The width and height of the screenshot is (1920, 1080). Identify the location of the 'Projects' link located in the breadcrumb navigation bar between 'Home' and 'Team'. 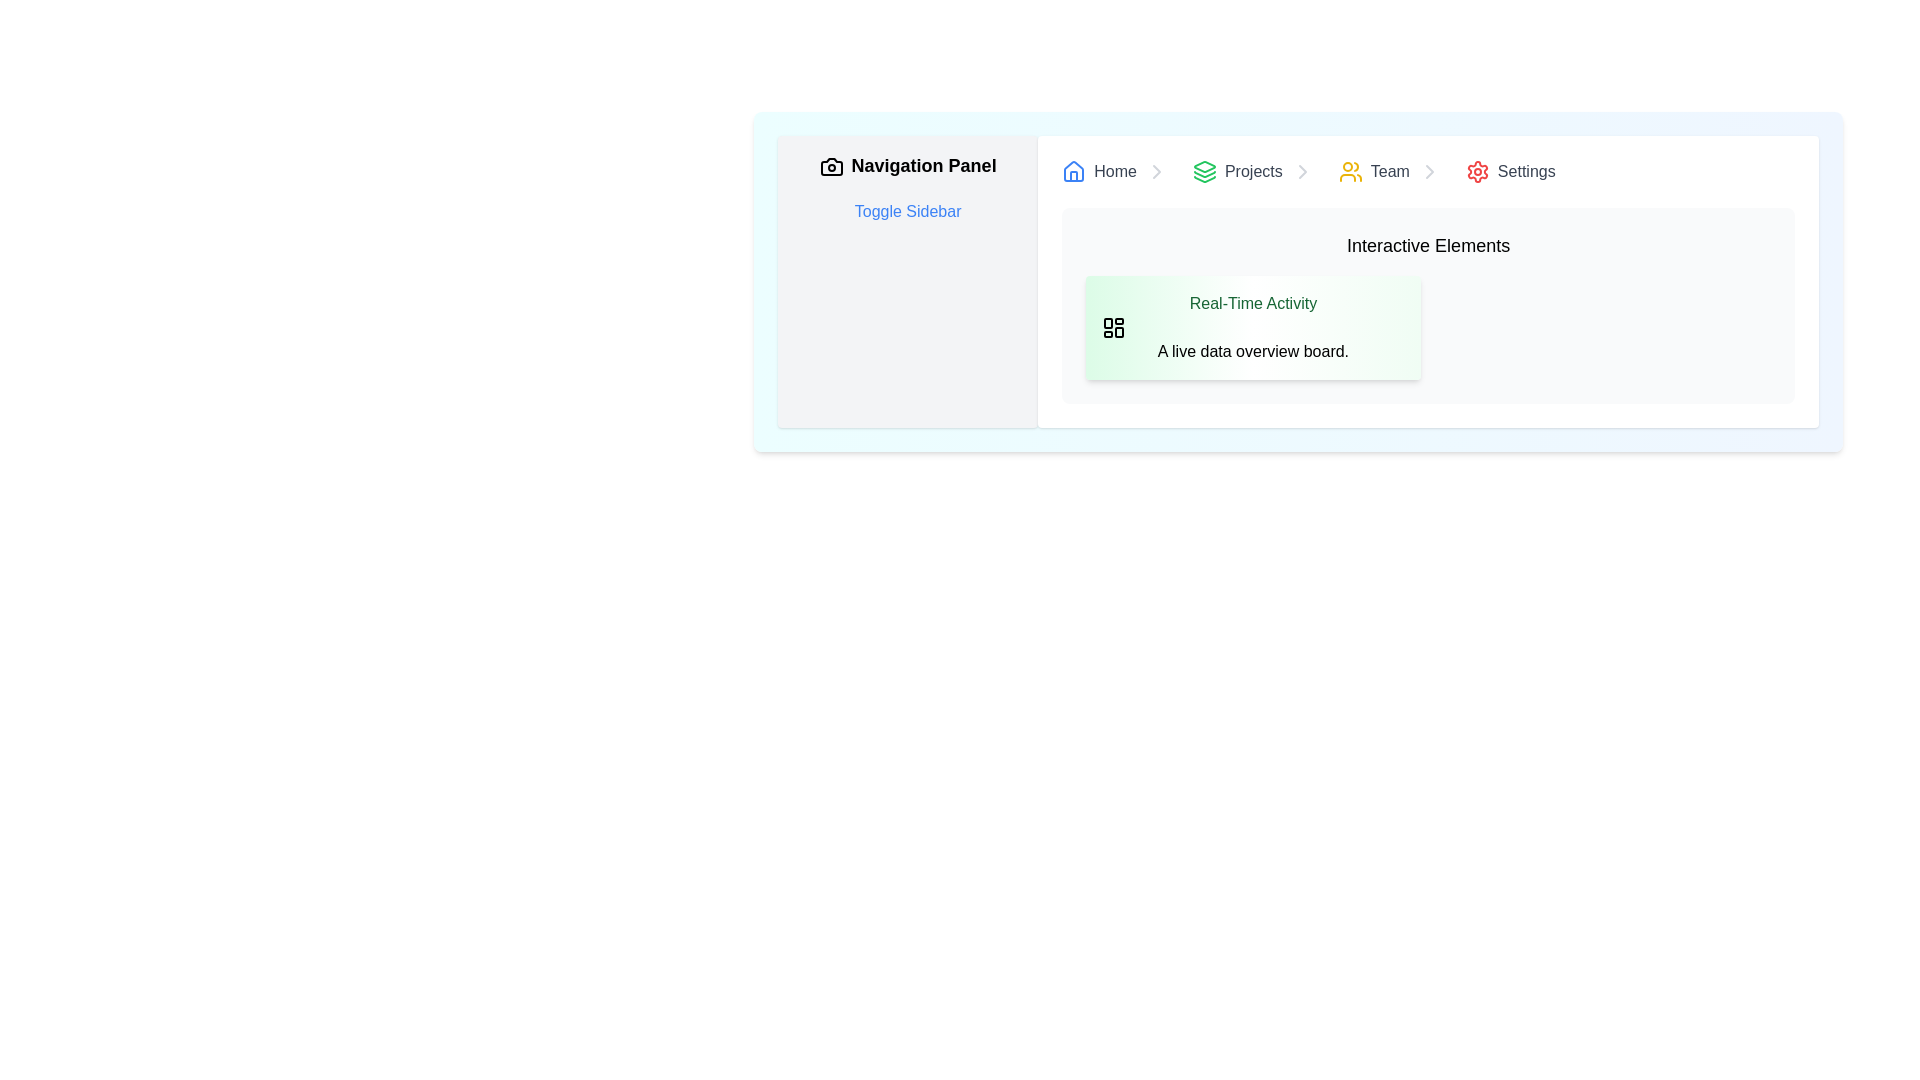
(1236, 171).